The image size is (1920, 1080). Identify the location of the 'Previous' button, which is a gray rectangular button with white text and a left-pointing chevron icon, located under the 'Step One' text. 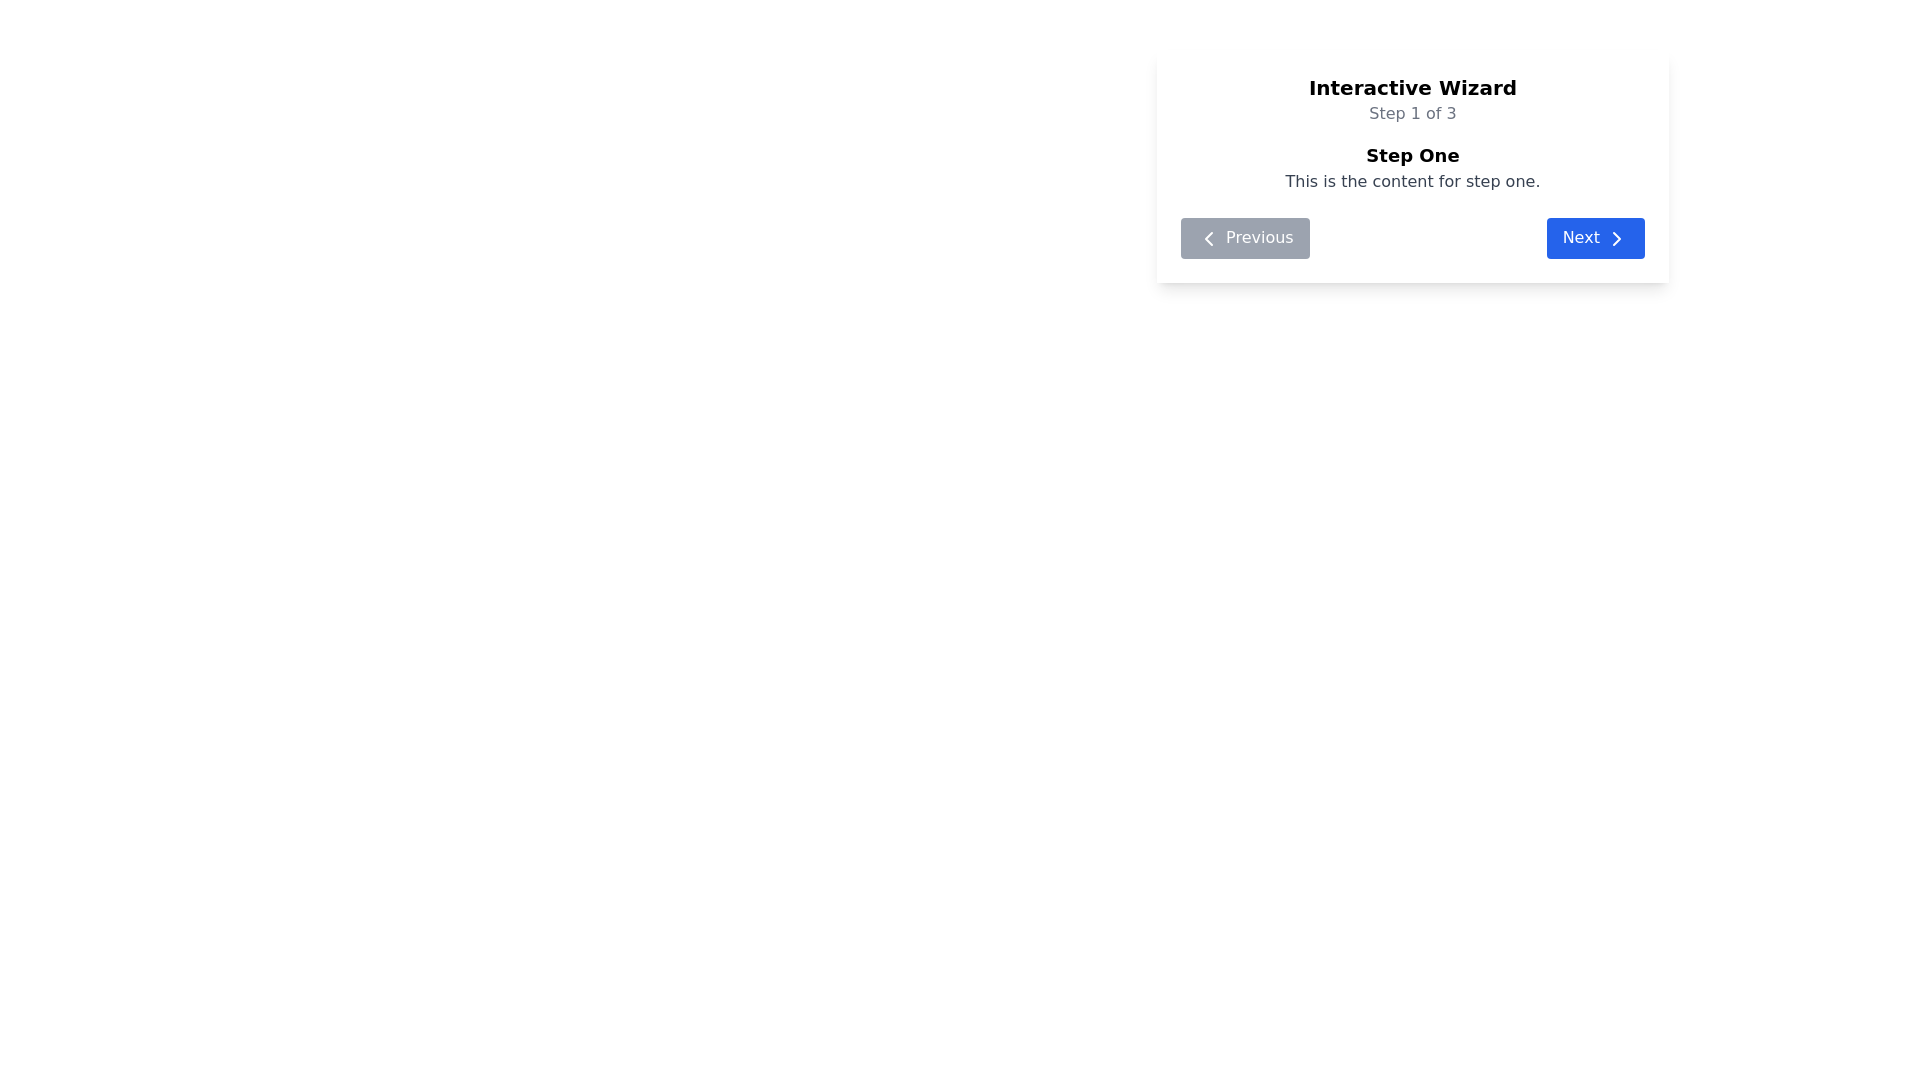
(1244, 237).